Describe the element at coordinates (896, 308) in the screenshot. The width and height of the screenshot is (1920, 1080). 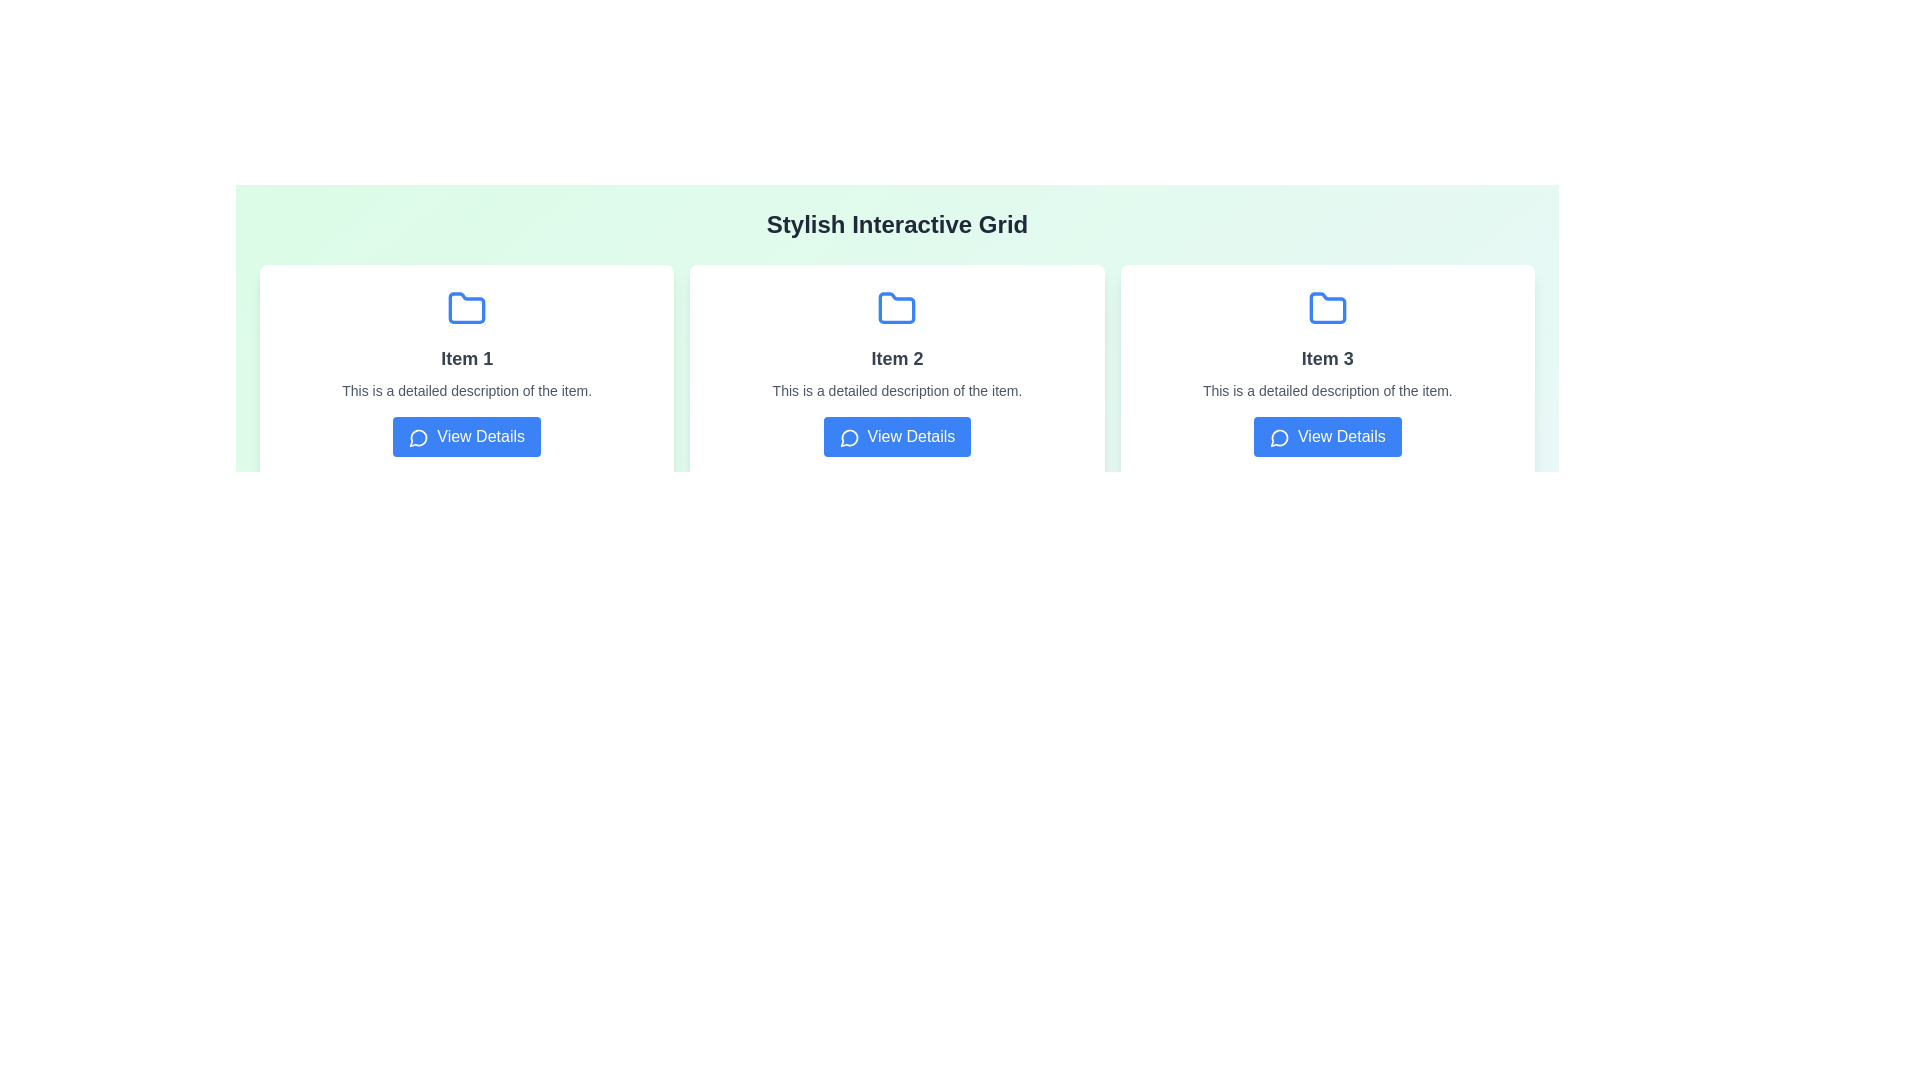
I see `the bright blue folder icon located at the top of the 'Item 2' card, positioned above the 'Item 2' label` at that location.